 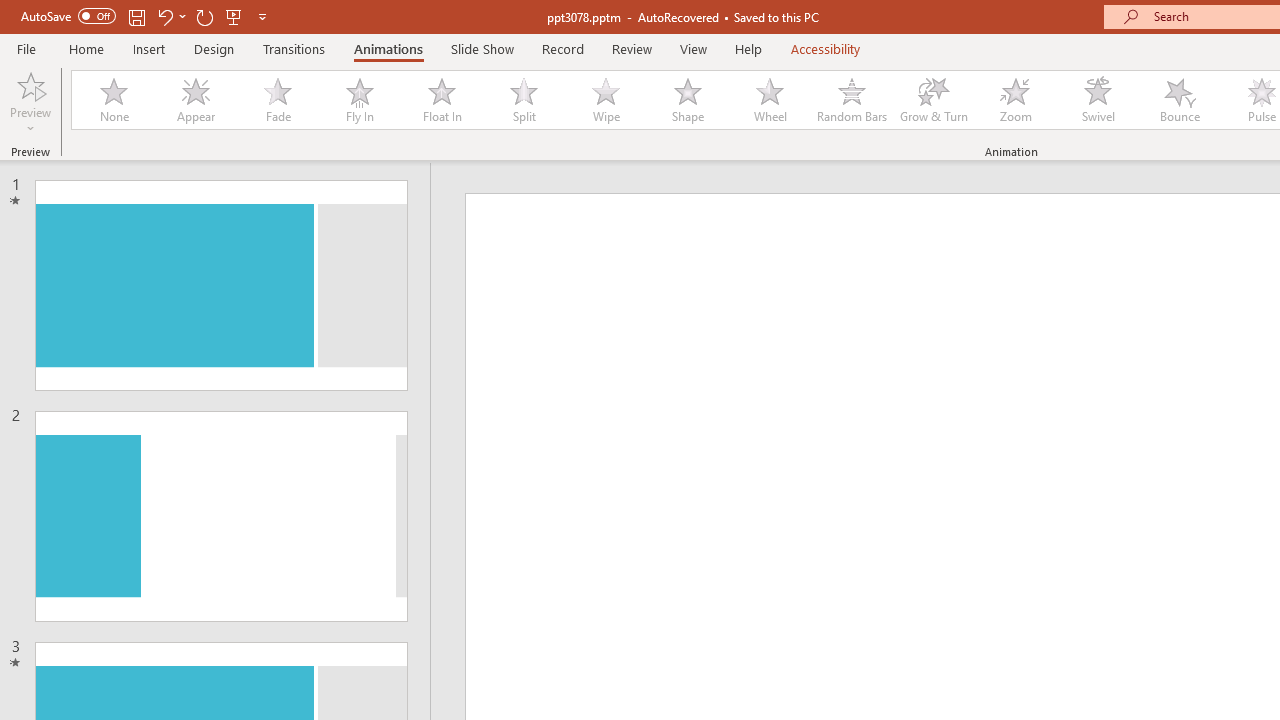 I want to click on 'Preview', so click(x=30, y=103).